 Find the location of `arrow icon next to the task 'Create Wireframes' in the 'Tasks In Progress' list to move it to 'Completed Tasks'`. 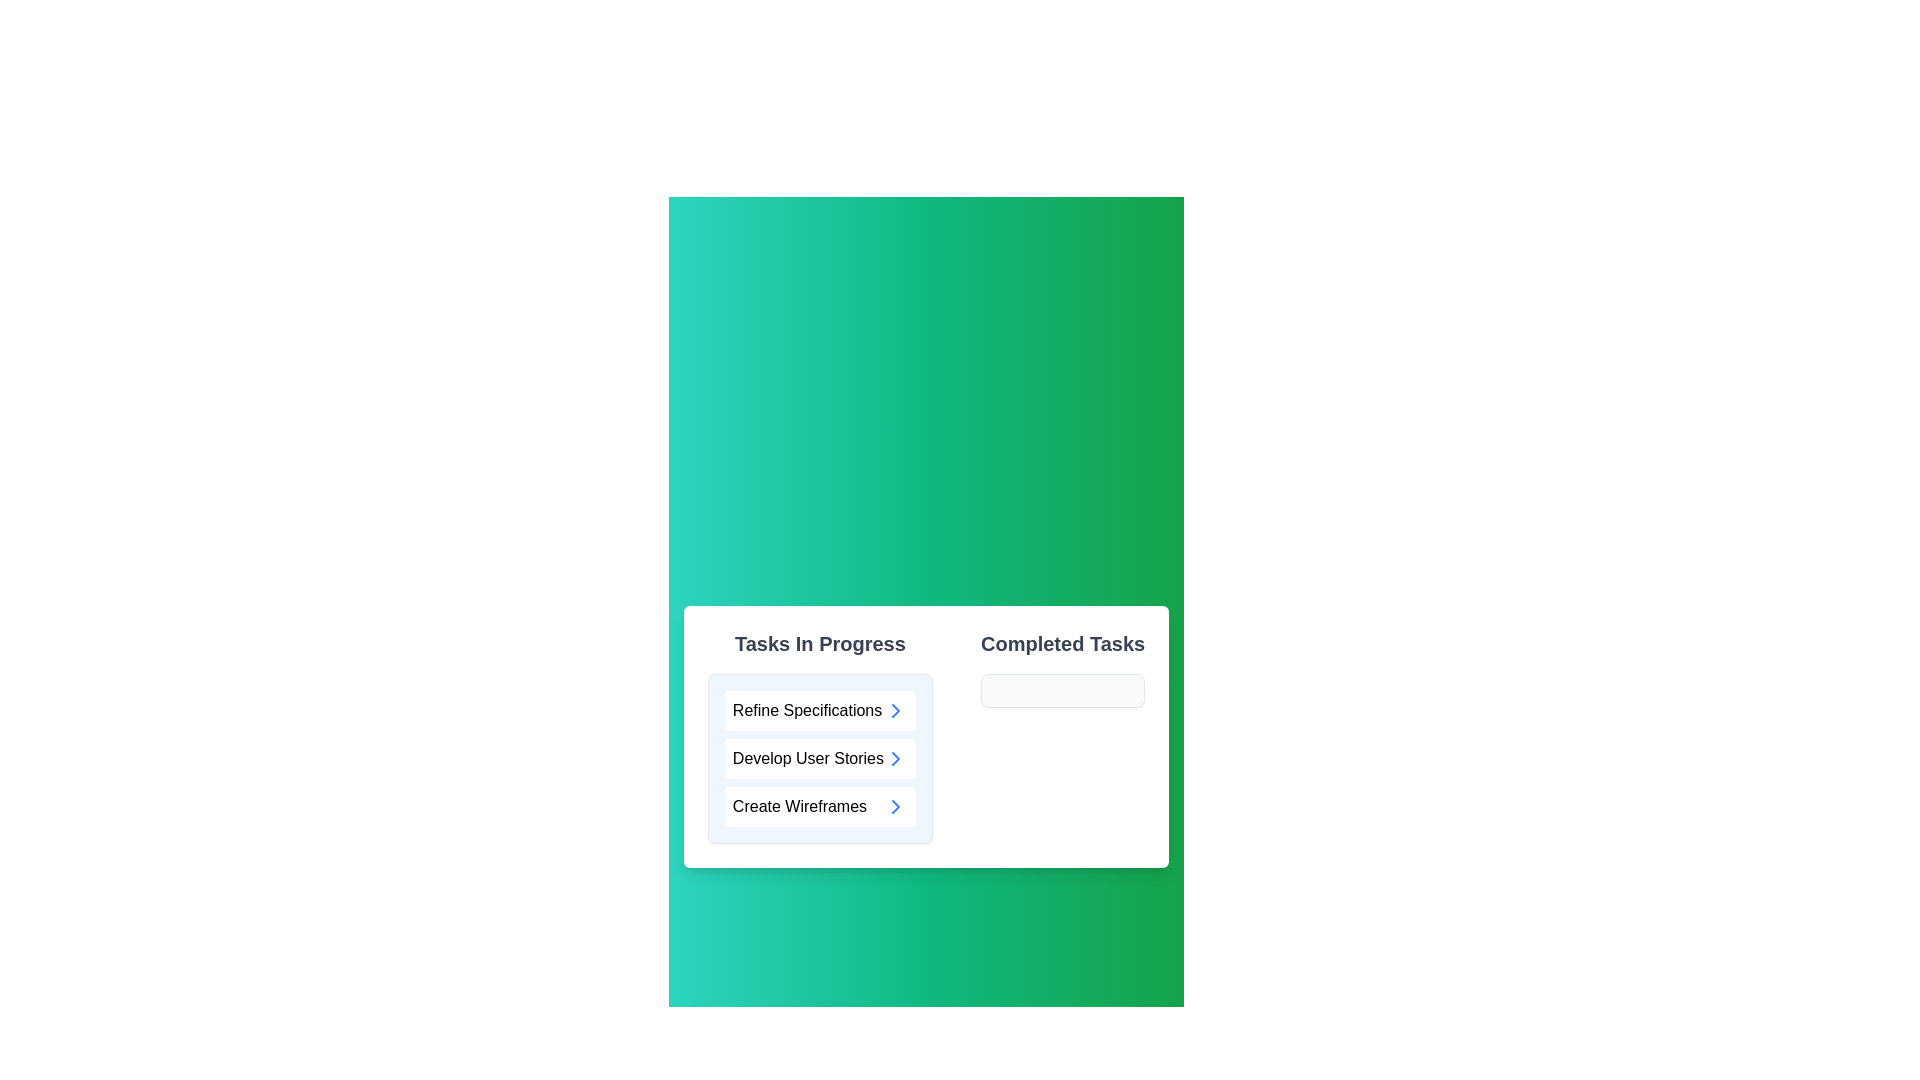

arrow icon next to the task 'Create Wireframes' in the 'Tasks In Progress' list to move it to 'Completed Tasks' is located at coordinates (895, 805).